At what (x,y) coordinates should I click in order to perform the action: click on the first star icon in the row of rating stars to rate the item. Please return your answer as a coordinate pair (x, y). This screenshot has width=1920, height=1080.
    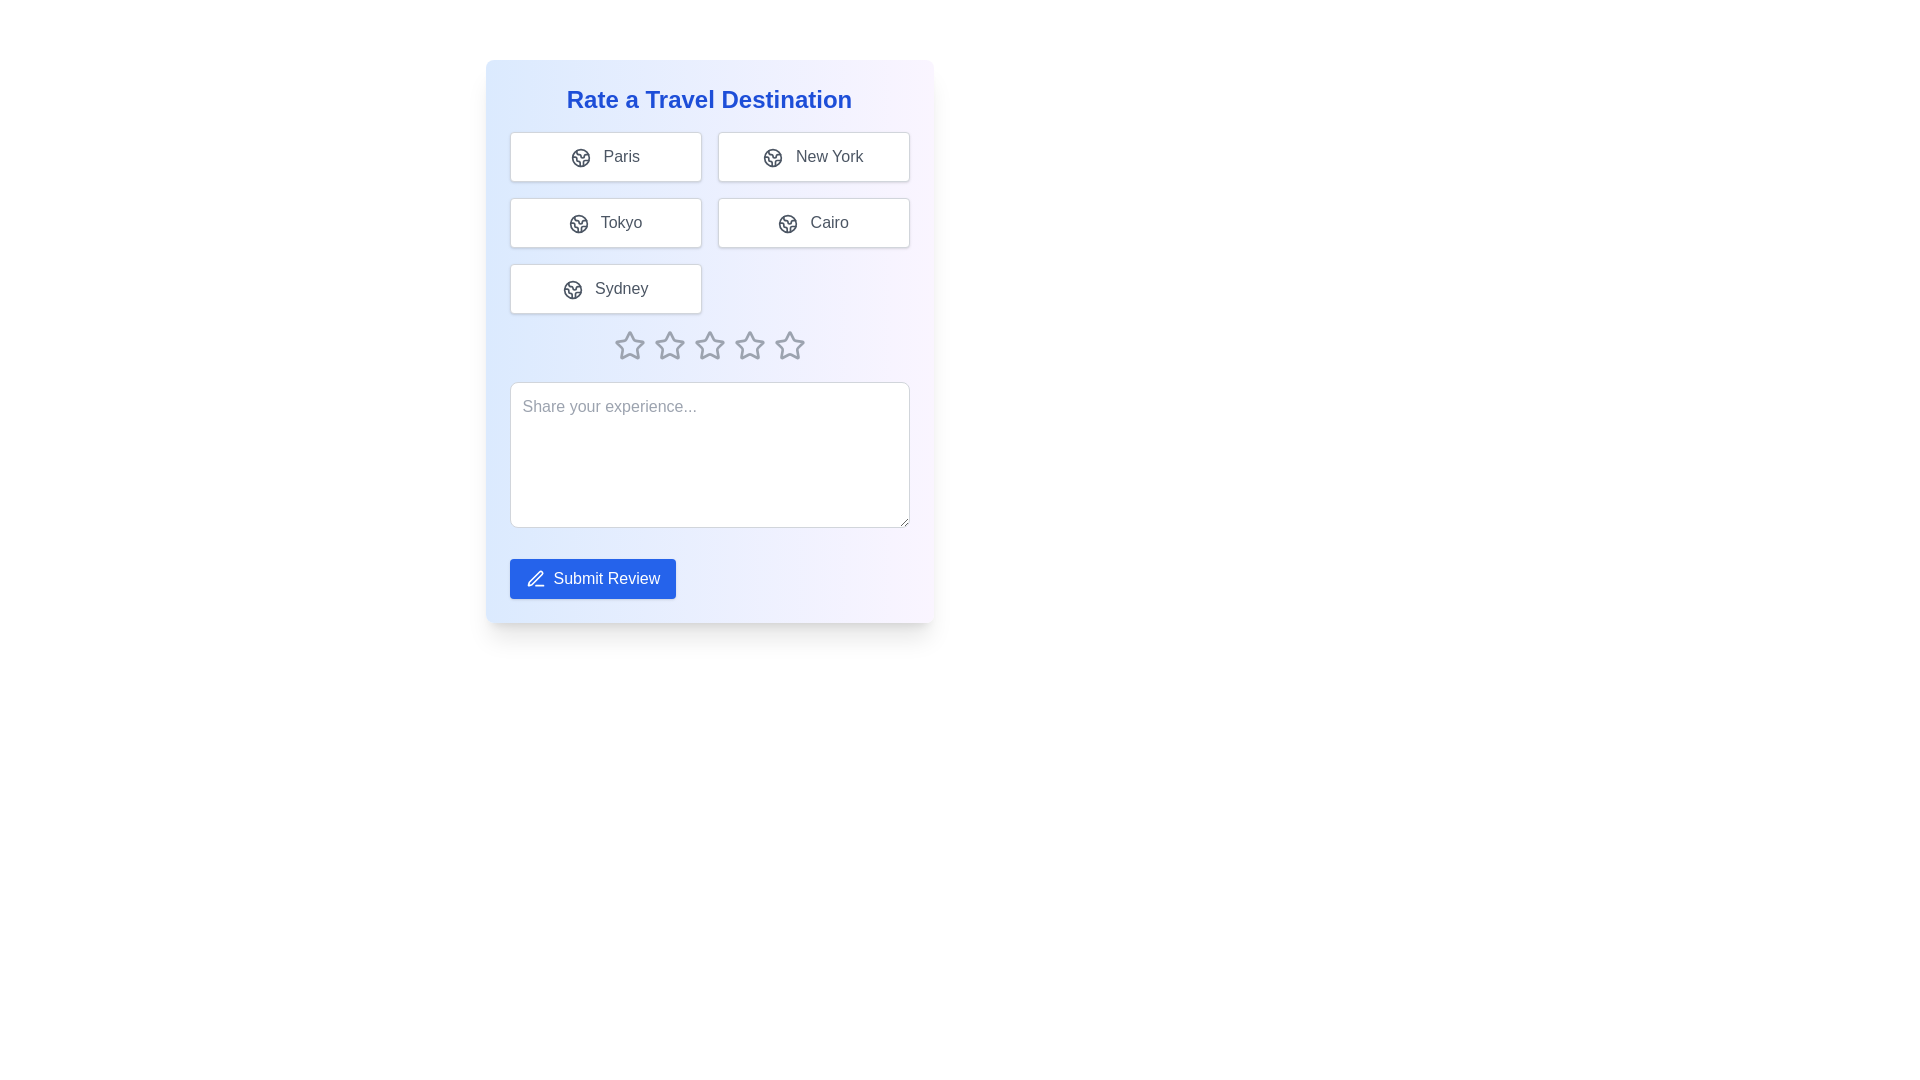
    Looking at the image, I should click on (628, 345).